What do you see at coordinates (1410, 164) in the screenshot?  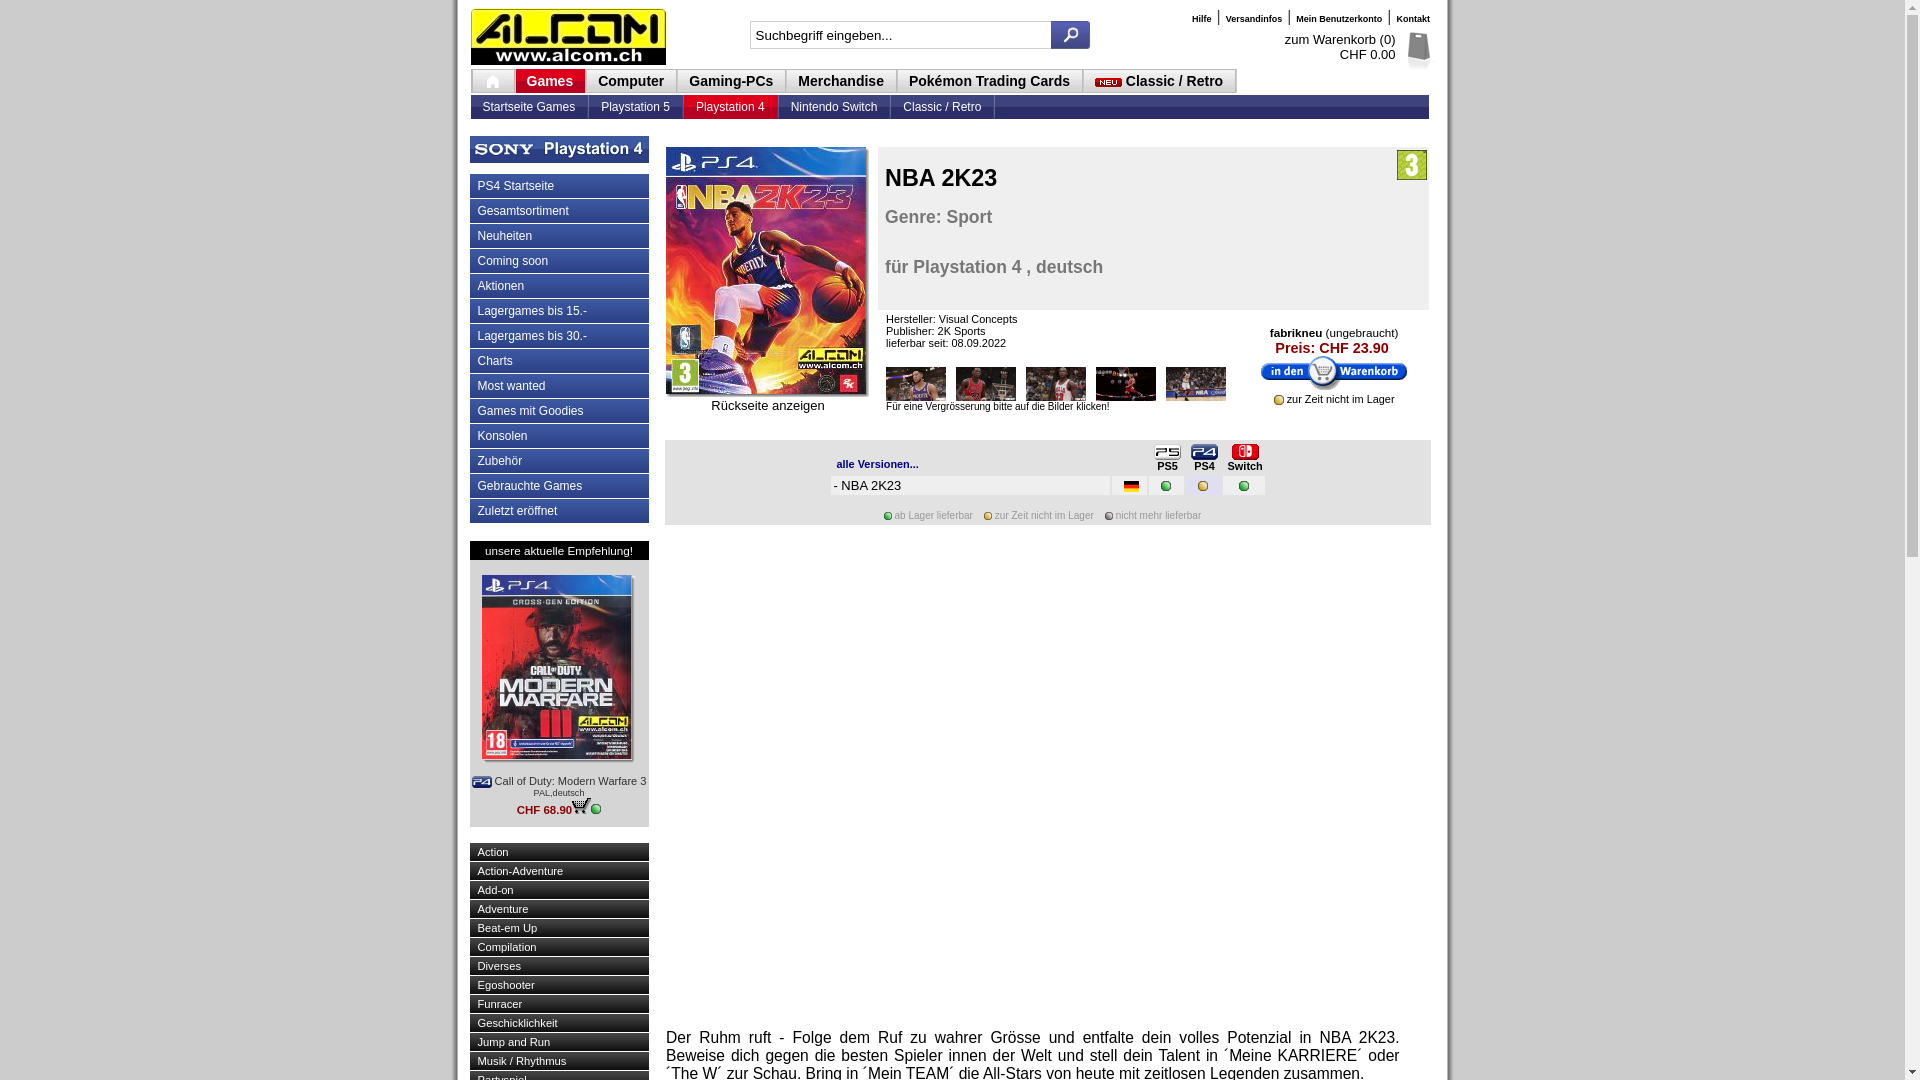 I see `'ab 3 Jahren'` at bounding box center [1410, 164].